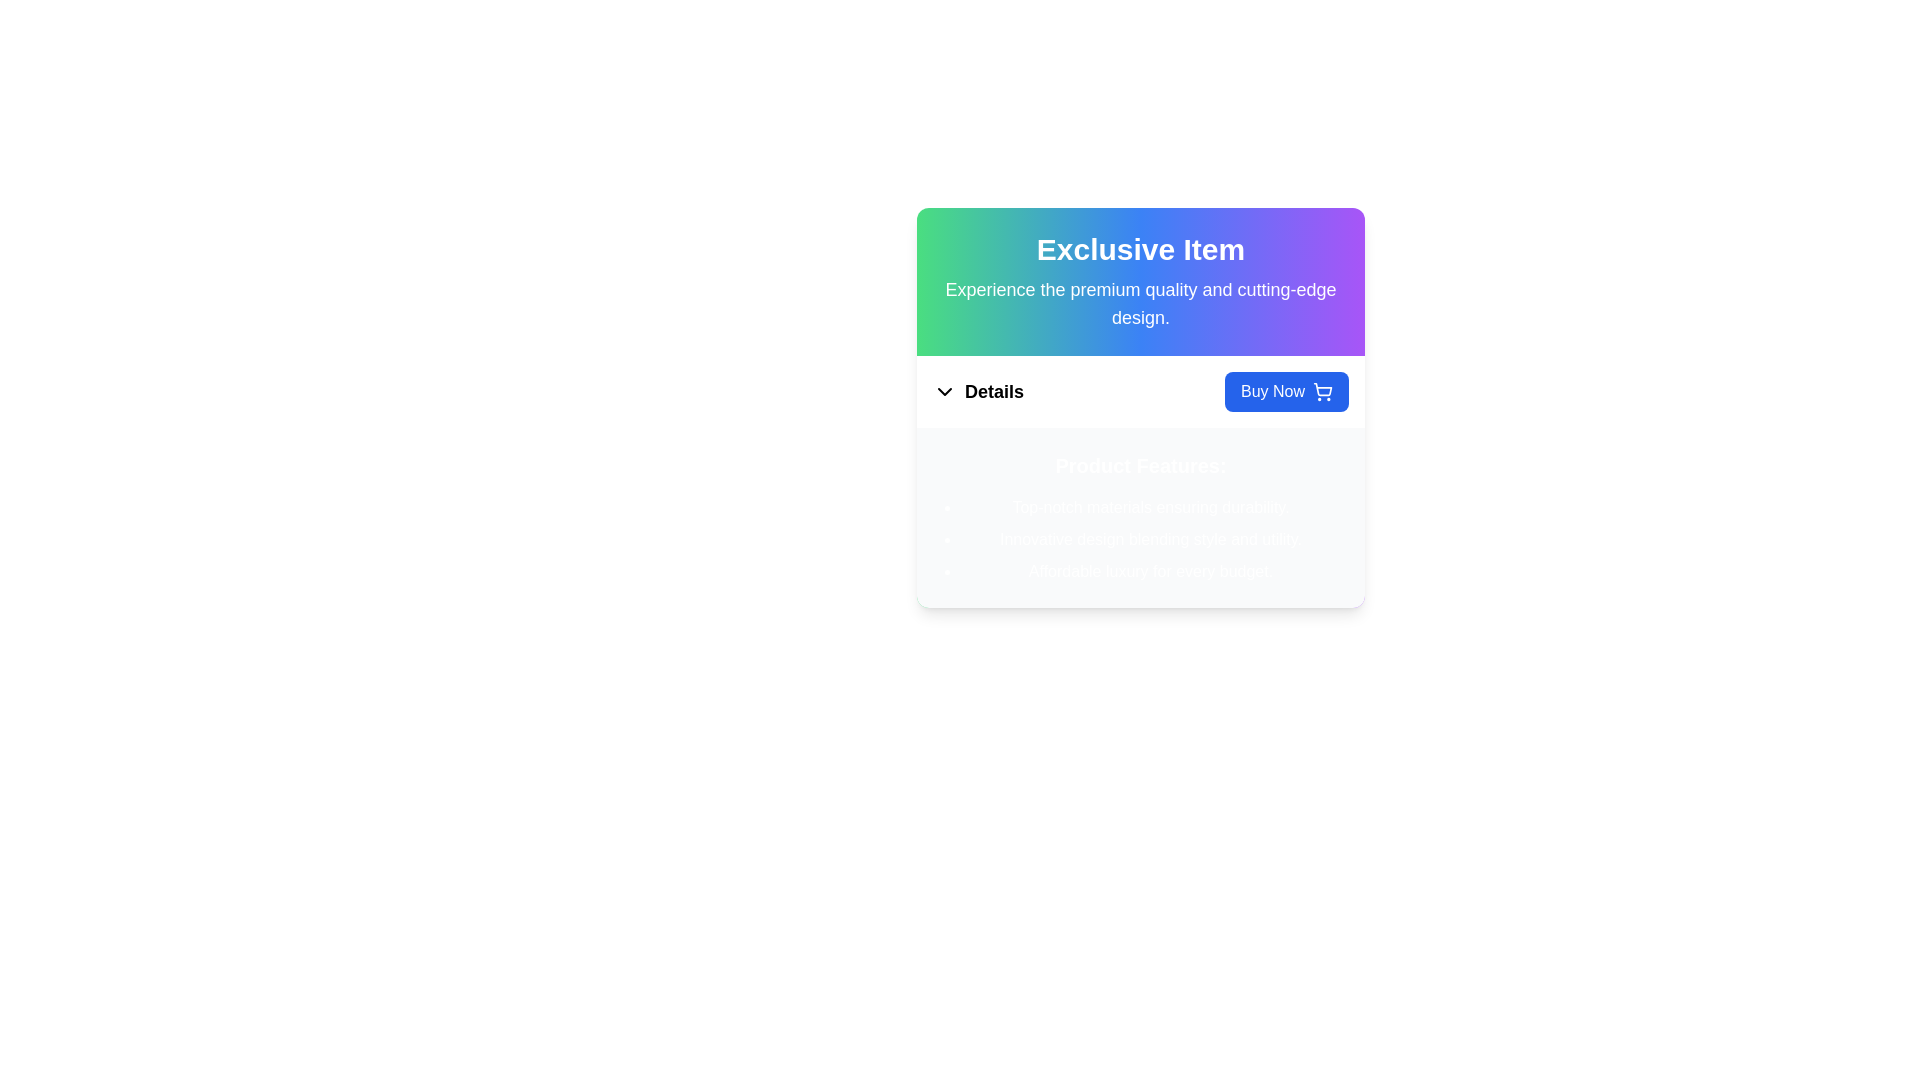 The width and height of the screenshot is (1920, 1080). Describe the element at coordinates (1151, 507) in the screenshot. I see `the first bullet point in the product features list that describes the durability and quality of the materials` at that location.